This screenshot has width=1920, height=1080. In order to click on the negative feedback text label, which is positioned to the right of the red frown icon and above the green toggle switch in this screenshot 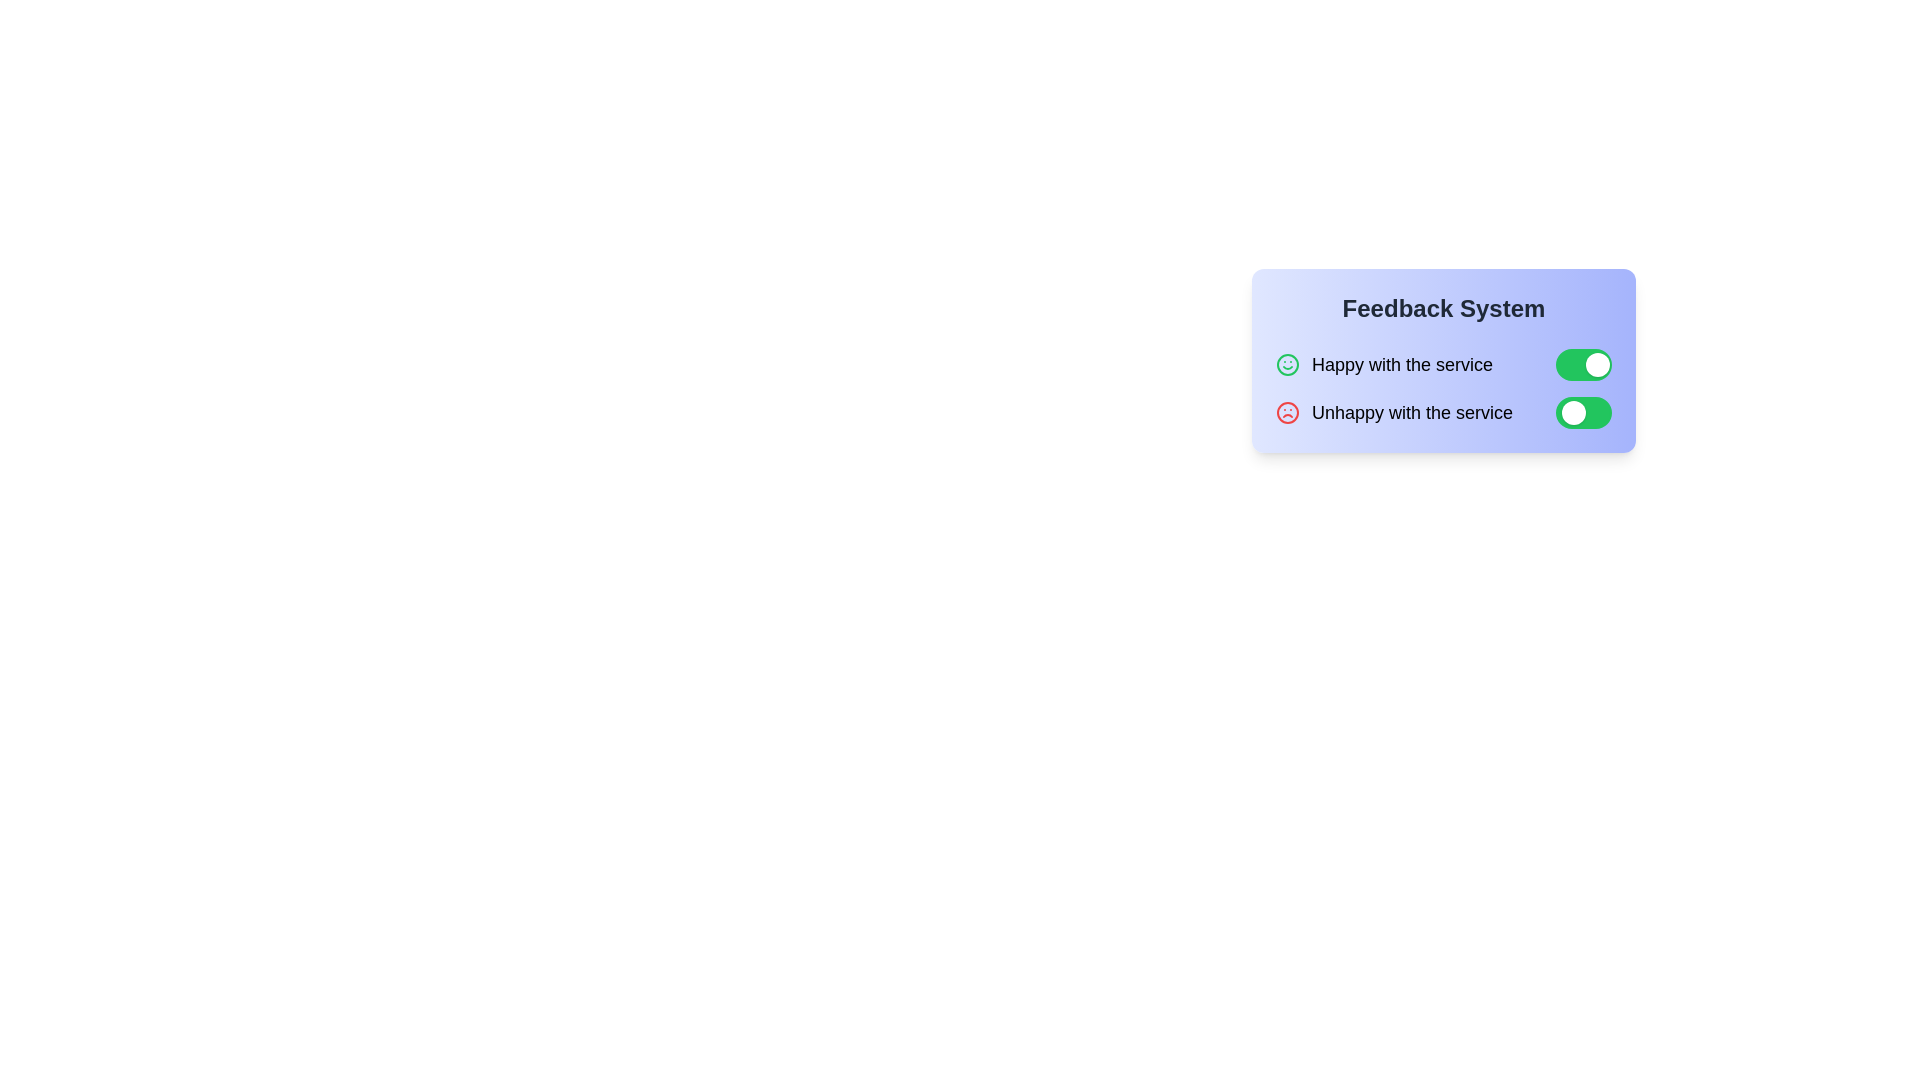, I will do `click(1411, 411)`.